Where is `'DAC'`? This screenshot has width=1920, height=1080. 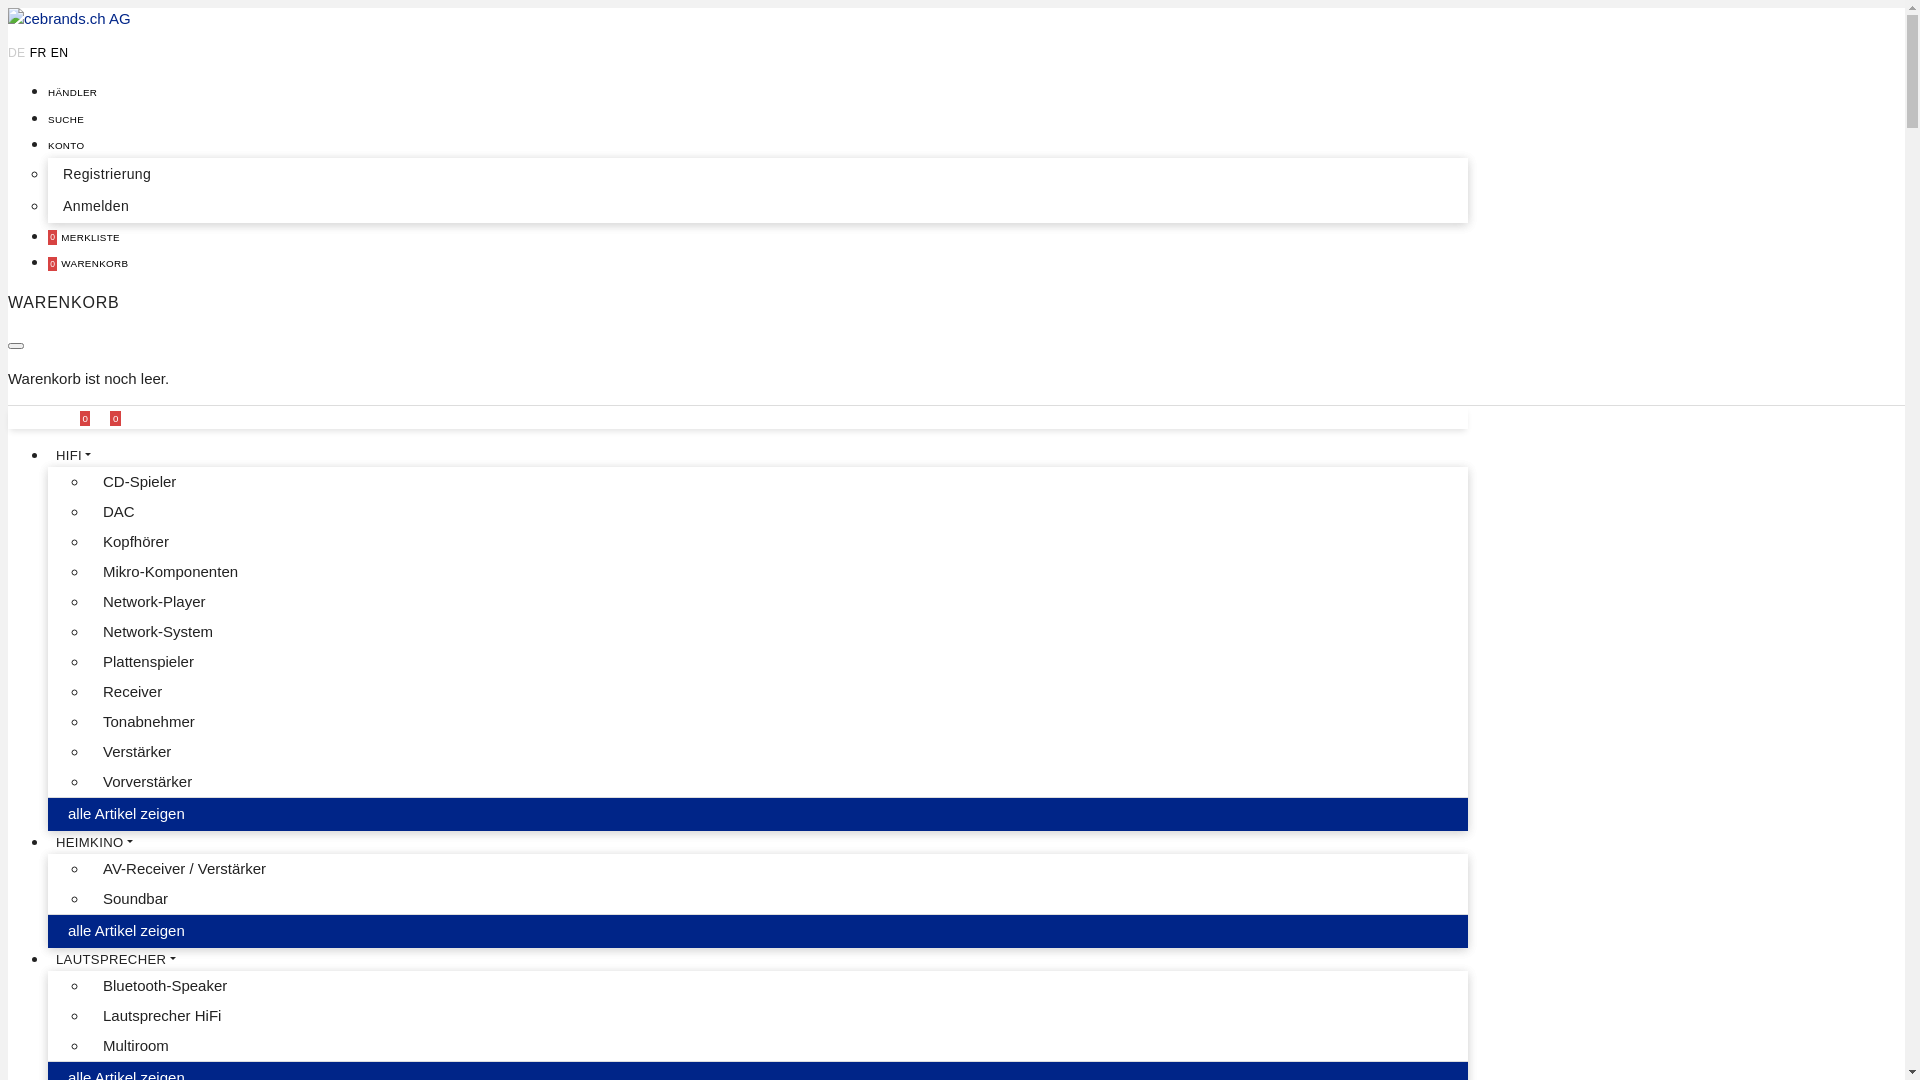
'DAC' is located at coordinates (86, 511).